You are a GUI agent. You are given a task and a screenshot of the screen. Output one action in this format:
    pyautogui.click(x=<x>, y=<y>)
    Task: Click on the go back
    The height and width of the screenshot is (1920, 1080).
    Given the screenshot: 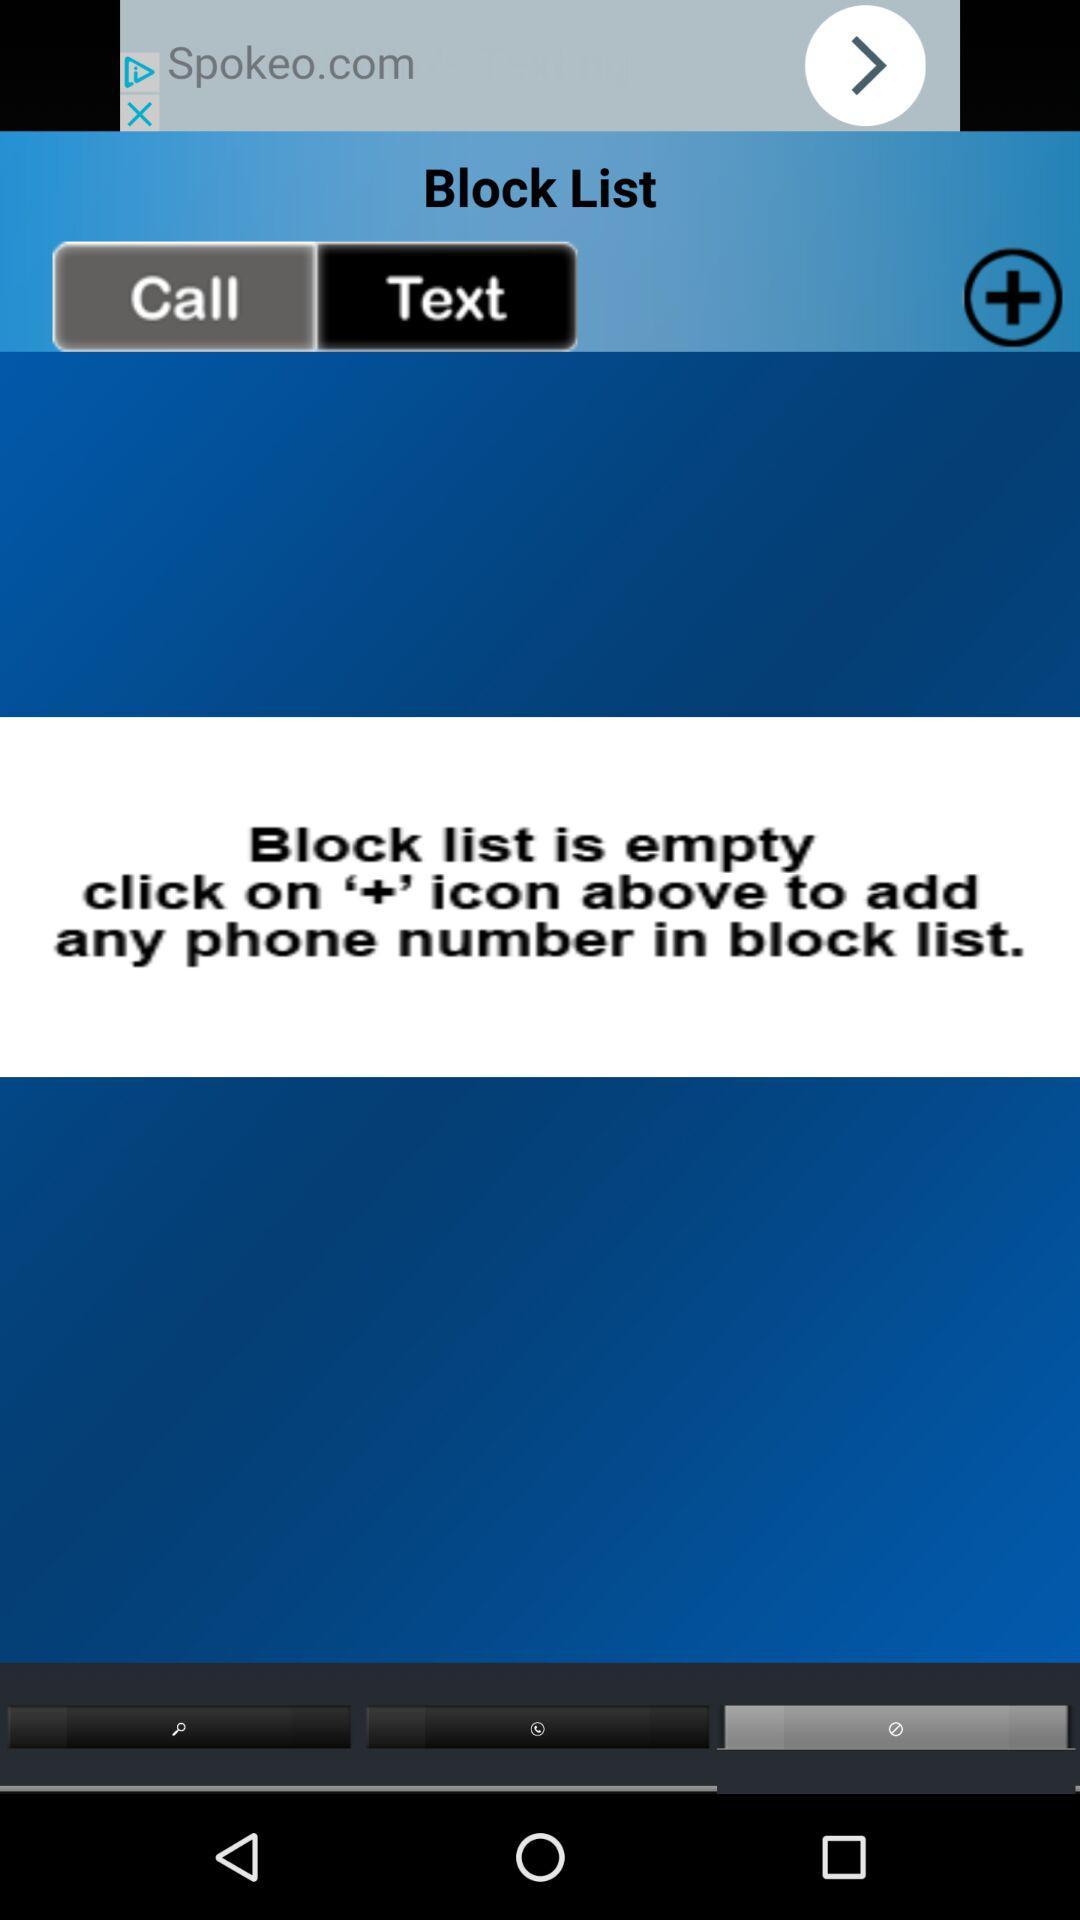 What is the action you would take?
    pyautogui.click(x=183, y=295)
    